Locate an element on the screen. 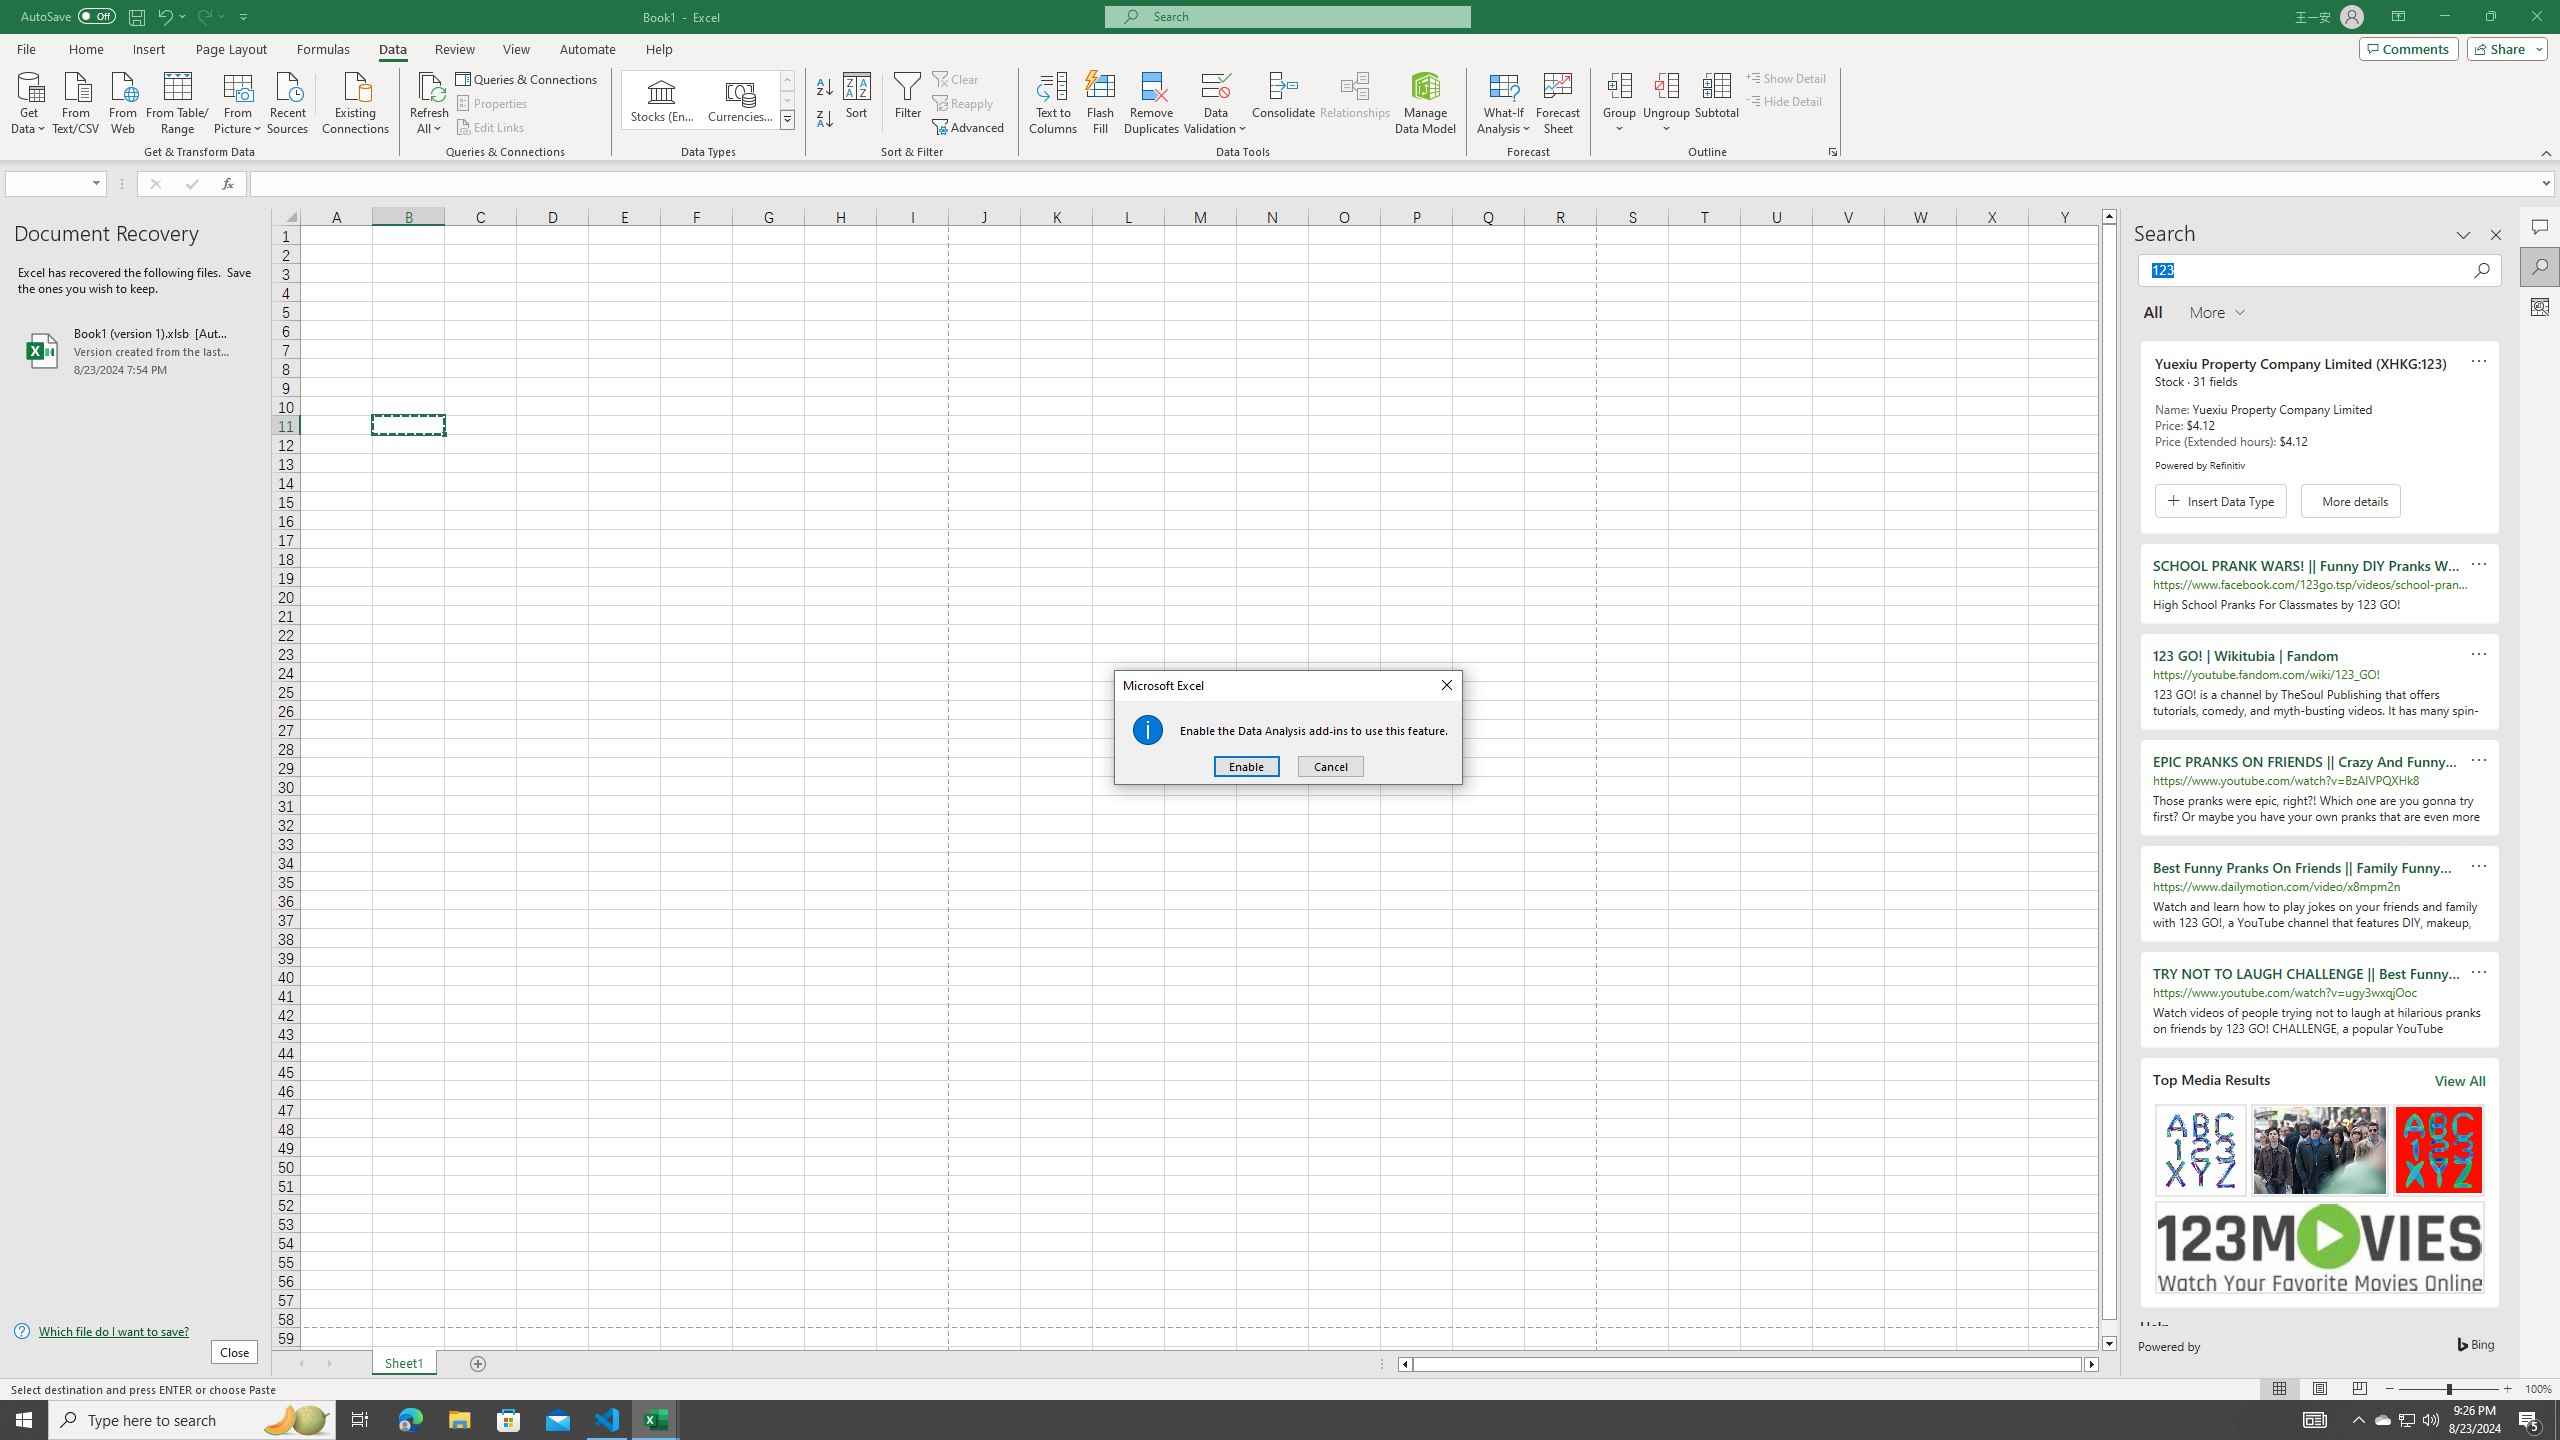  'Microsoft Edge' is located at coordinates (409, 1418).